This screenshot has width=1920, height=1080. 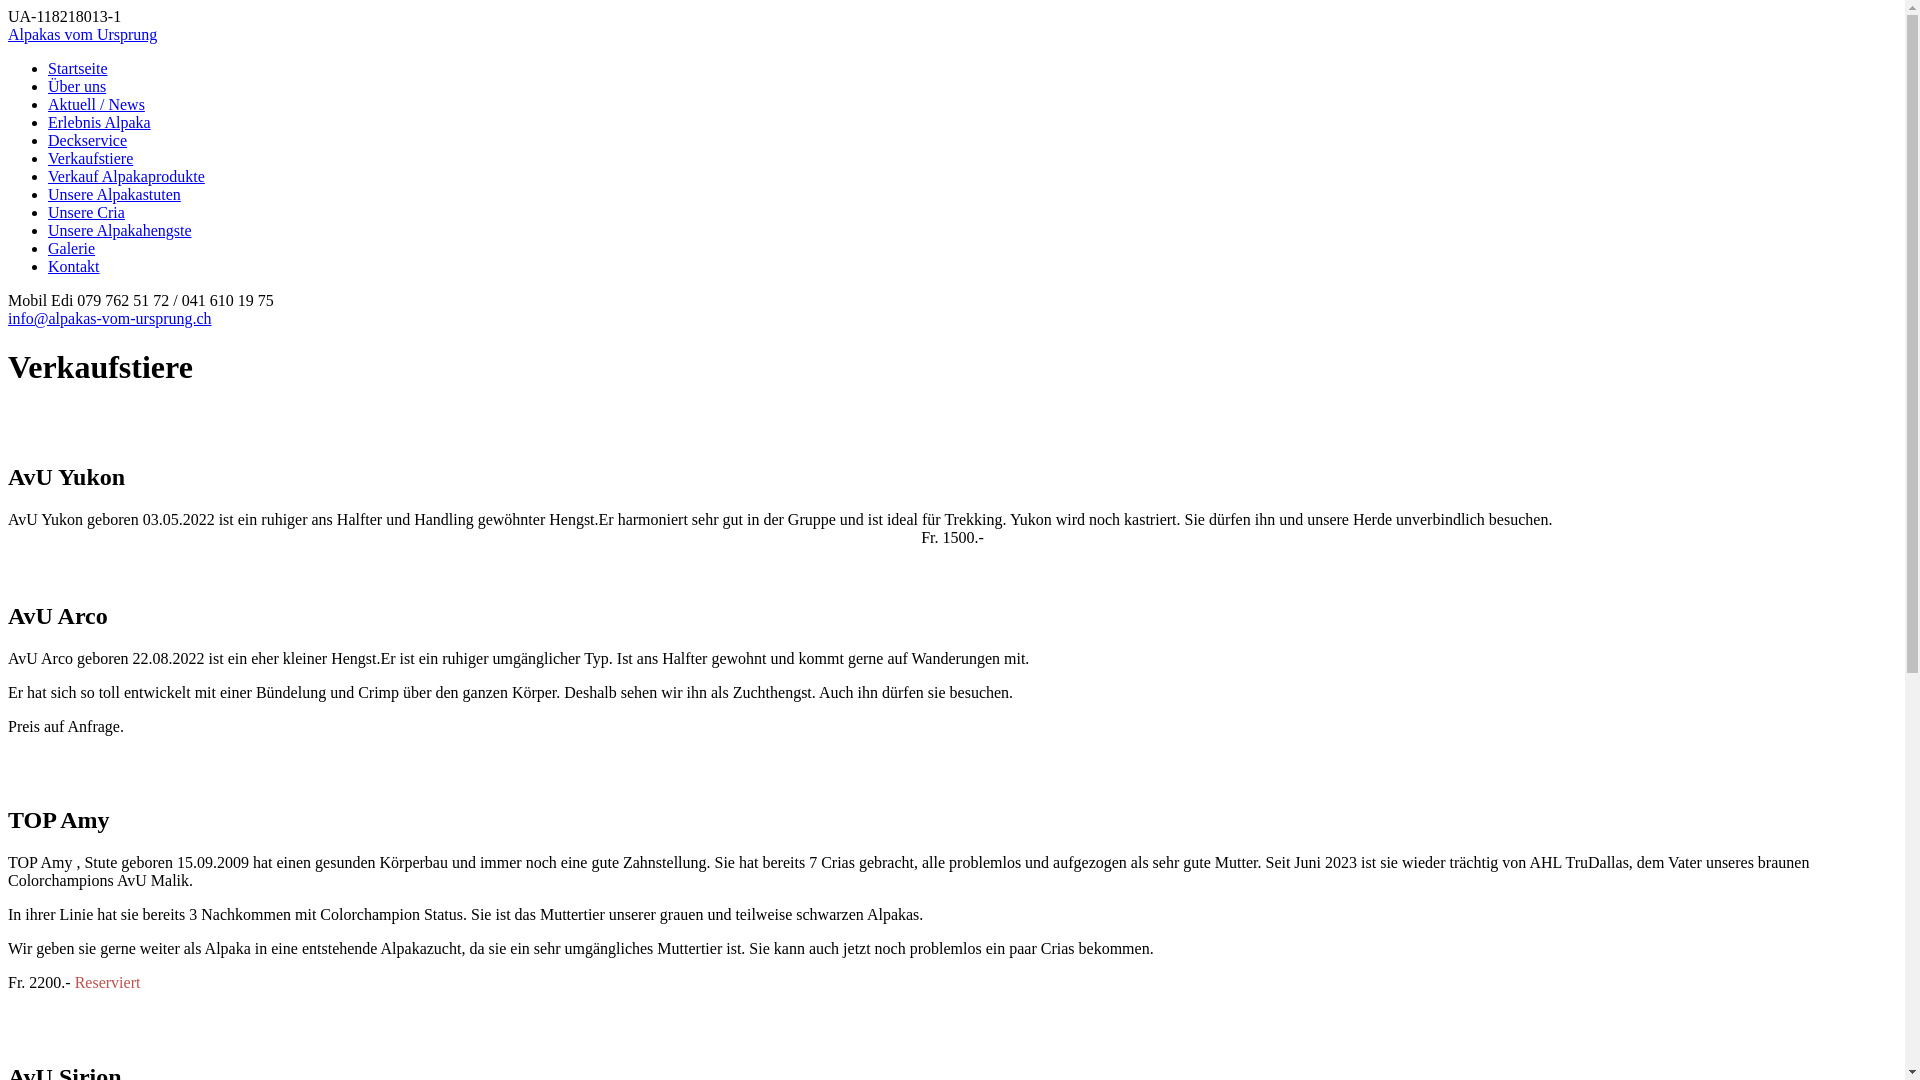 What do you see at coordinates (77, 67) in the screenshot?
I see `'Startseite'` at bounding box center [77, 67].